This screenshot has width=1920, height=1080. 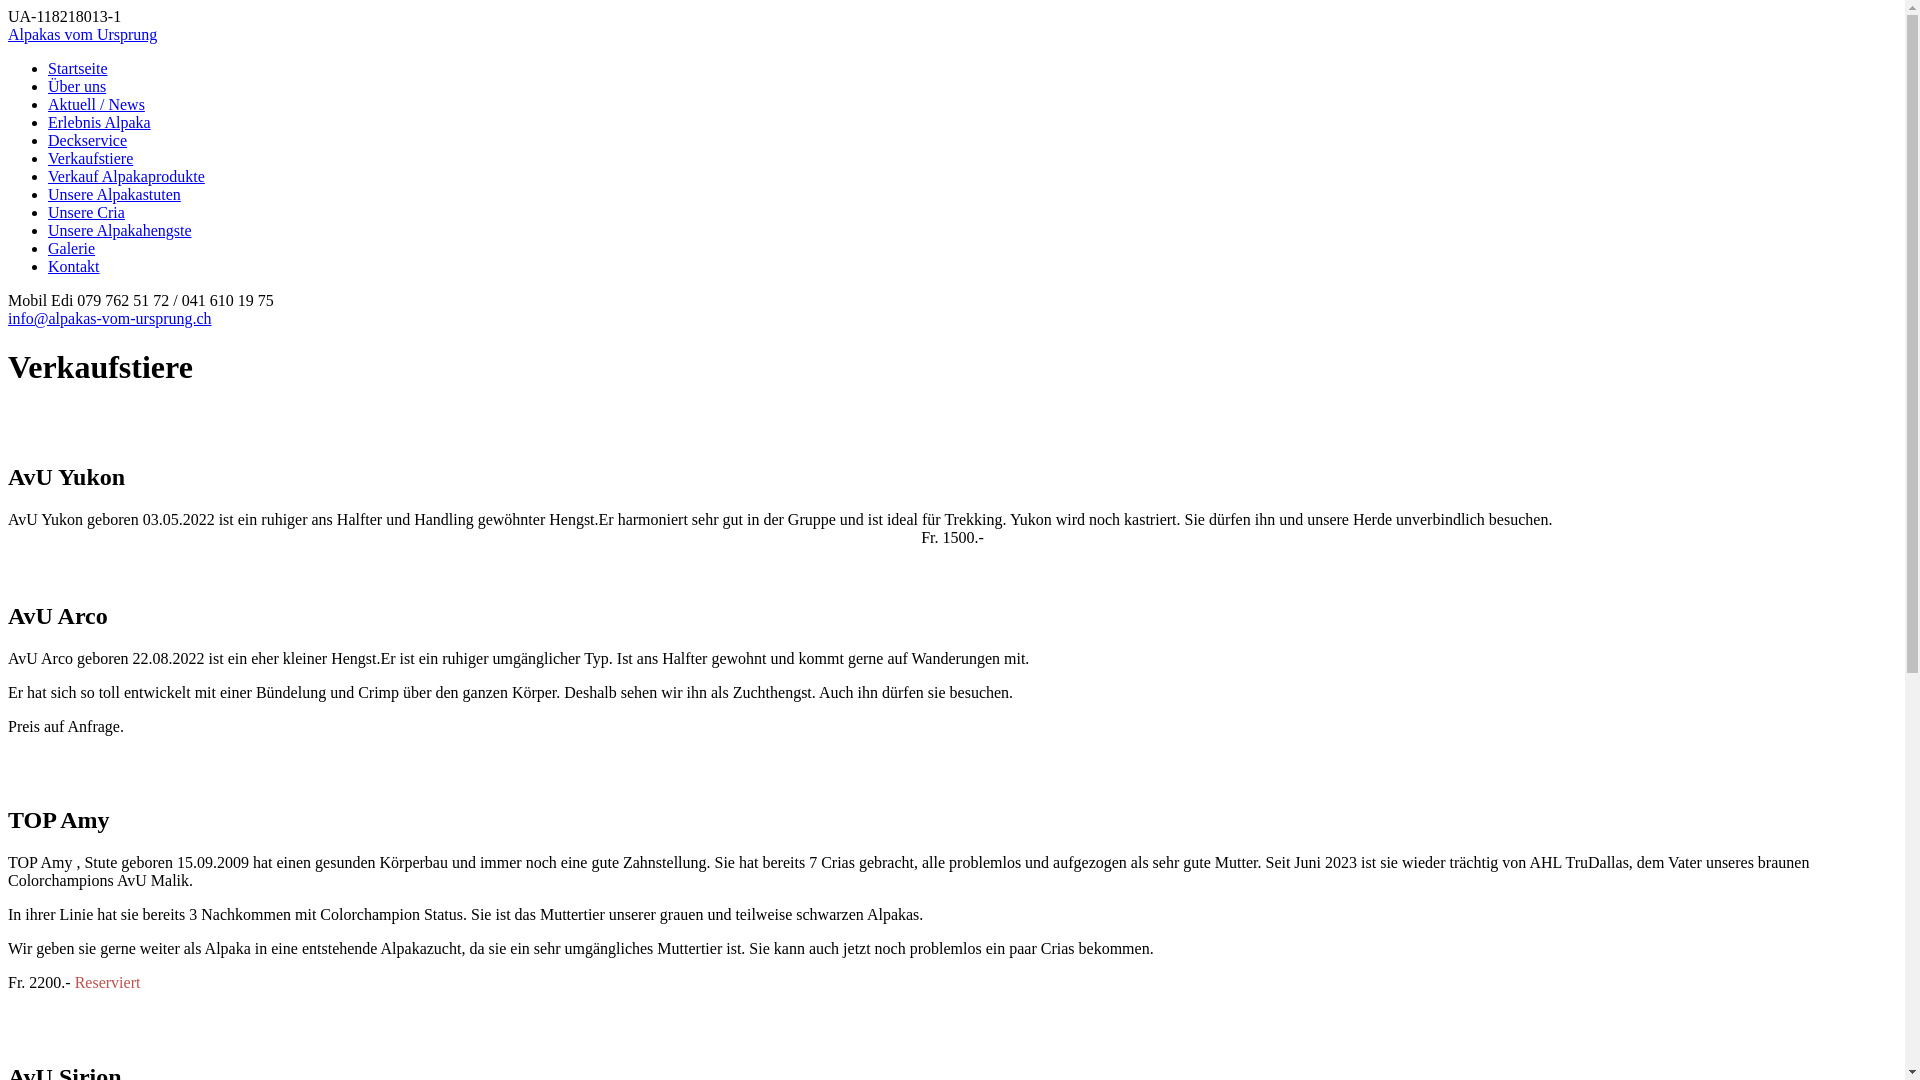 What do you see at coordinates (77, 67) in the screenshot?
I see `'Startseite'` at bounding box center [77, 67].